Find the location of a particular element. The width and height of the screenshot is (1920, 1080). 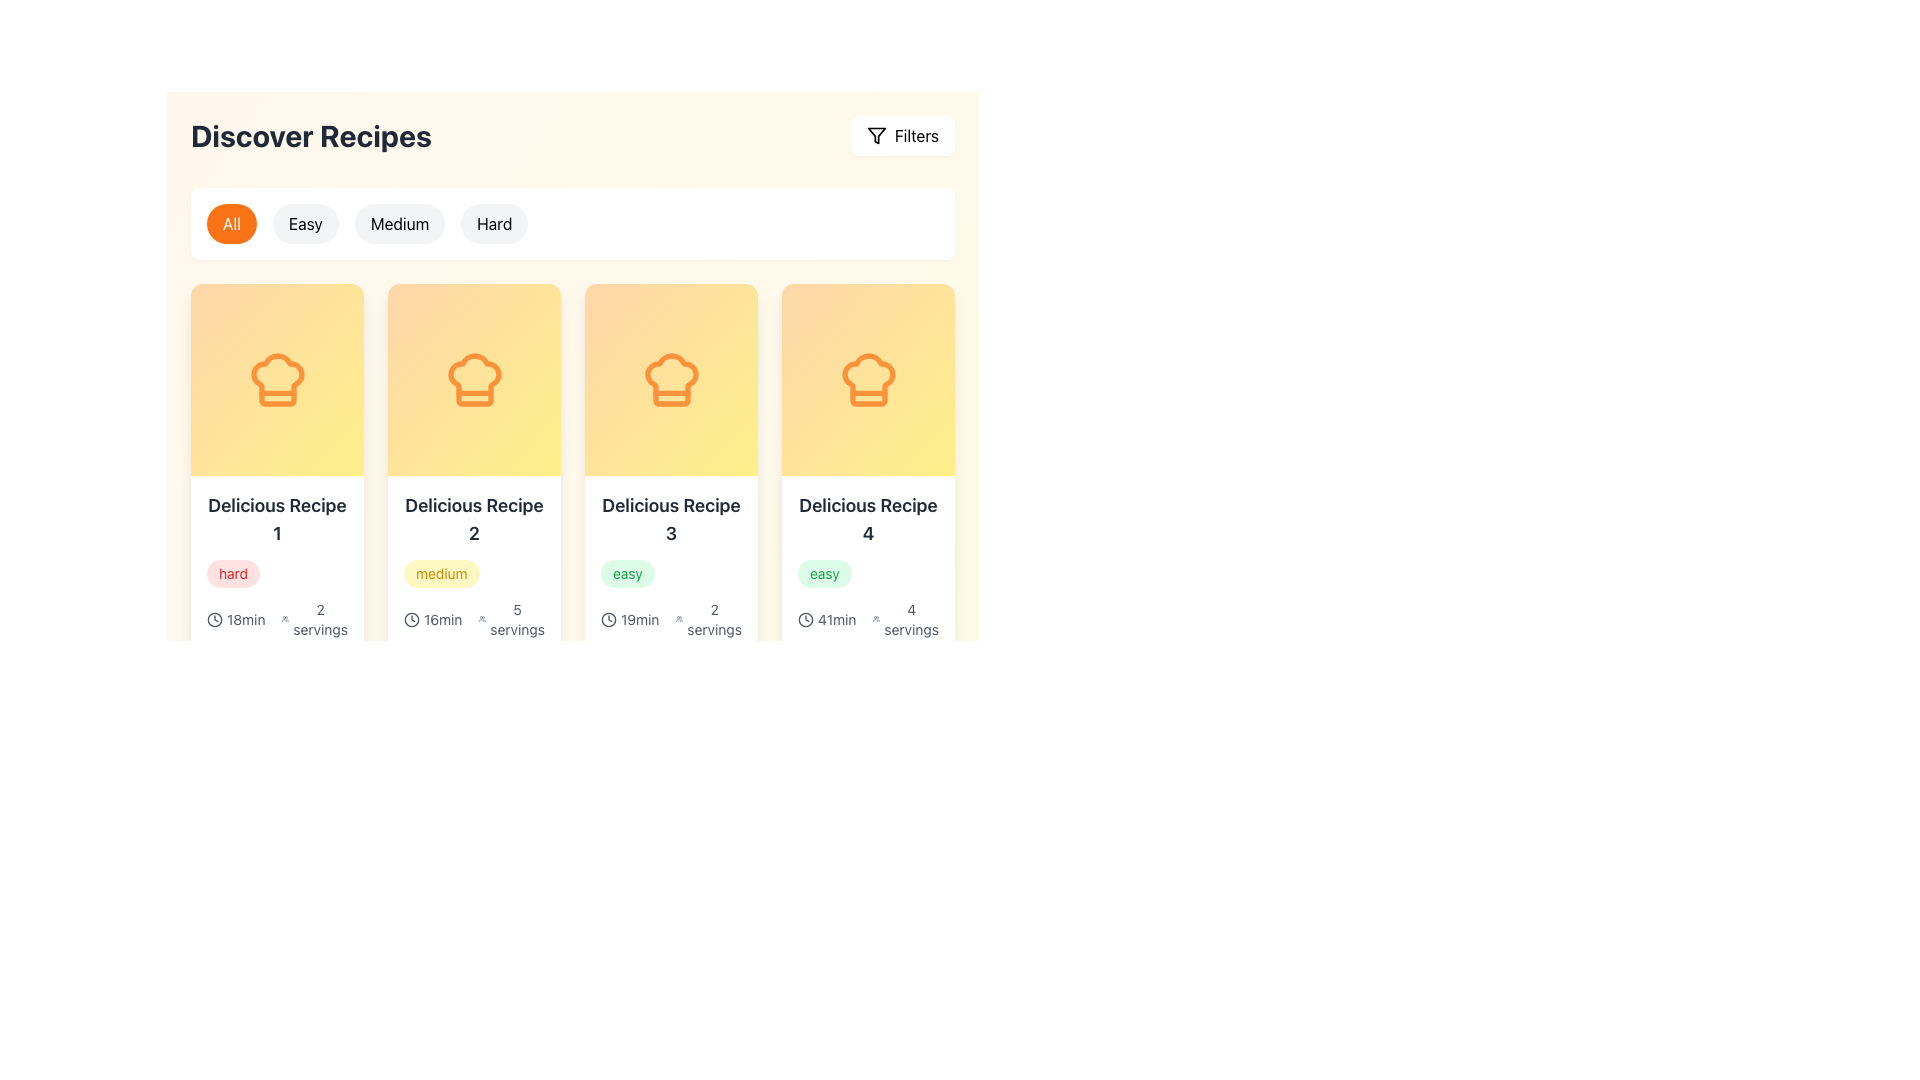

the orange chef's hat icon located on a yellow background in the third recipe card, just above the title 'Delicious Recipe 3' is located at coordinates (671, 379).